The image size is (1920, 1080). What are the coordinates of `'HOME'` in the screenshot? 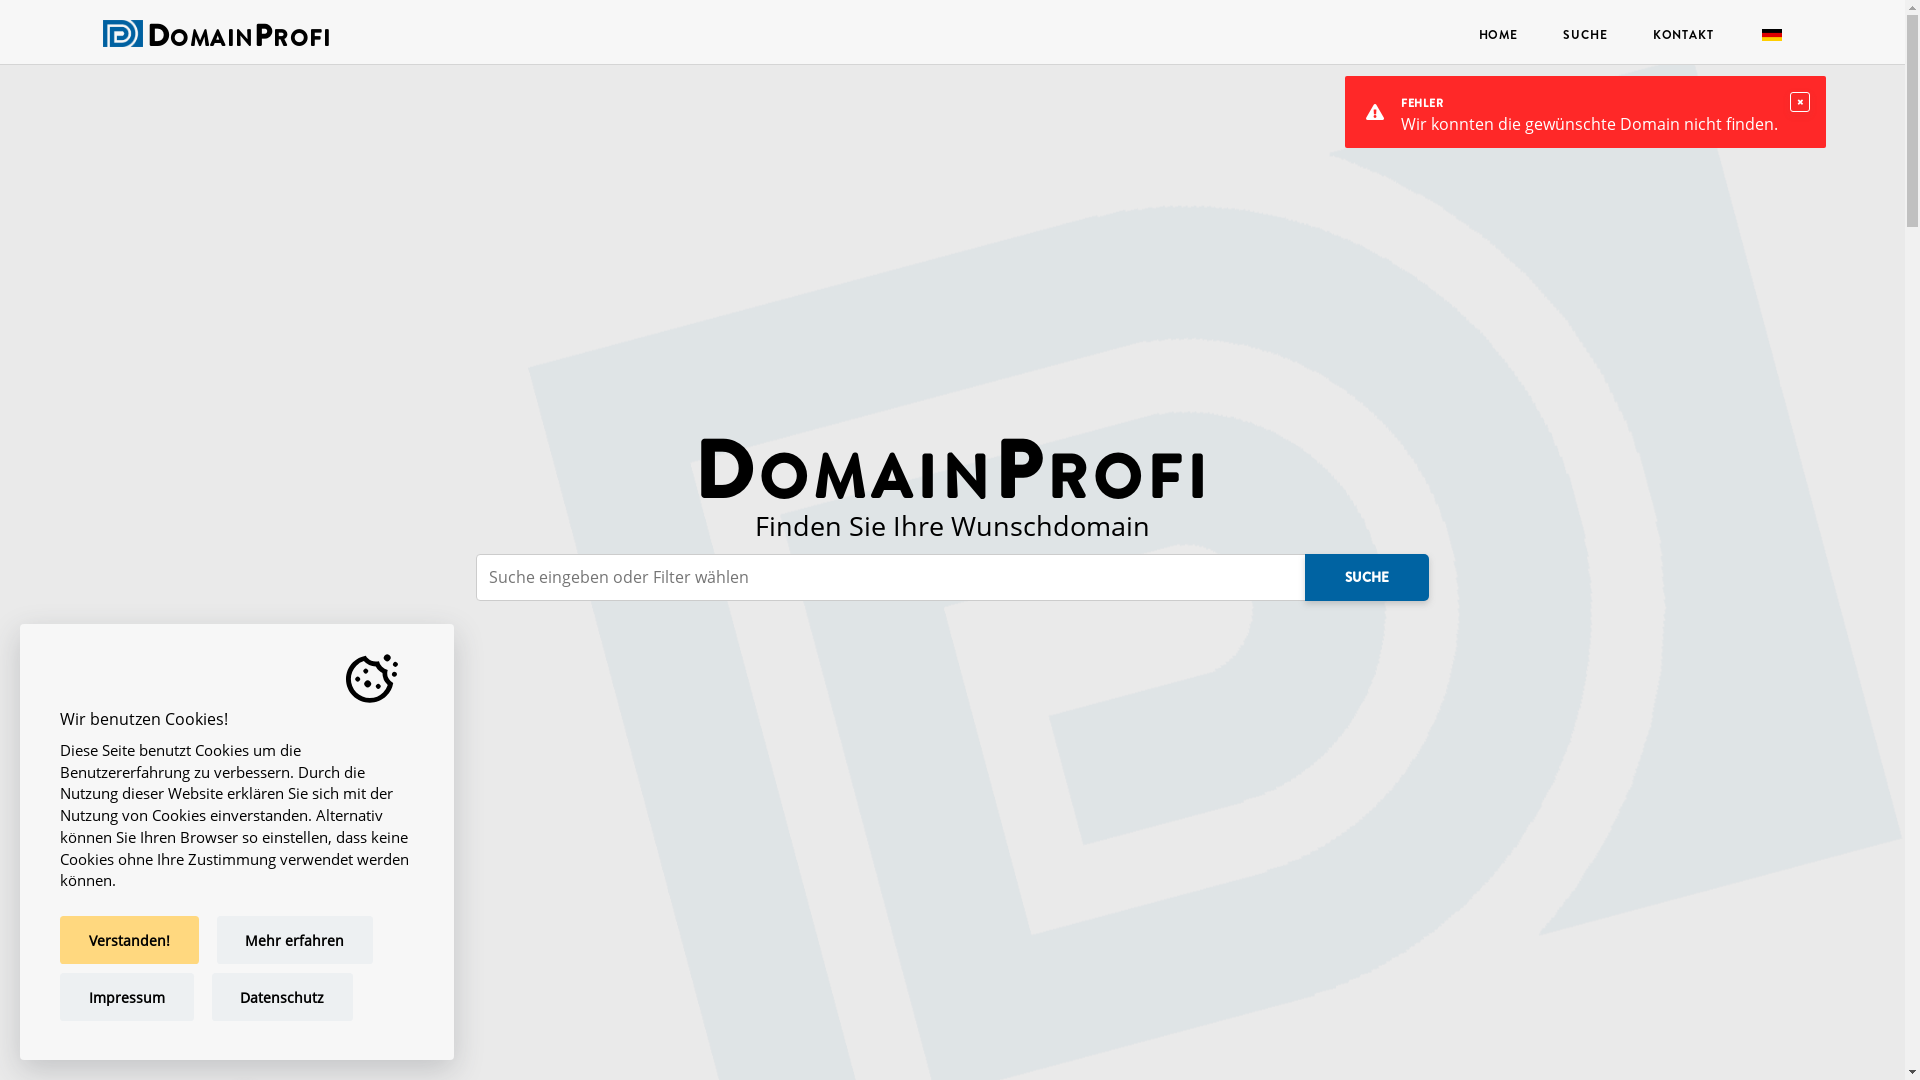 It's located at (1498, 34).